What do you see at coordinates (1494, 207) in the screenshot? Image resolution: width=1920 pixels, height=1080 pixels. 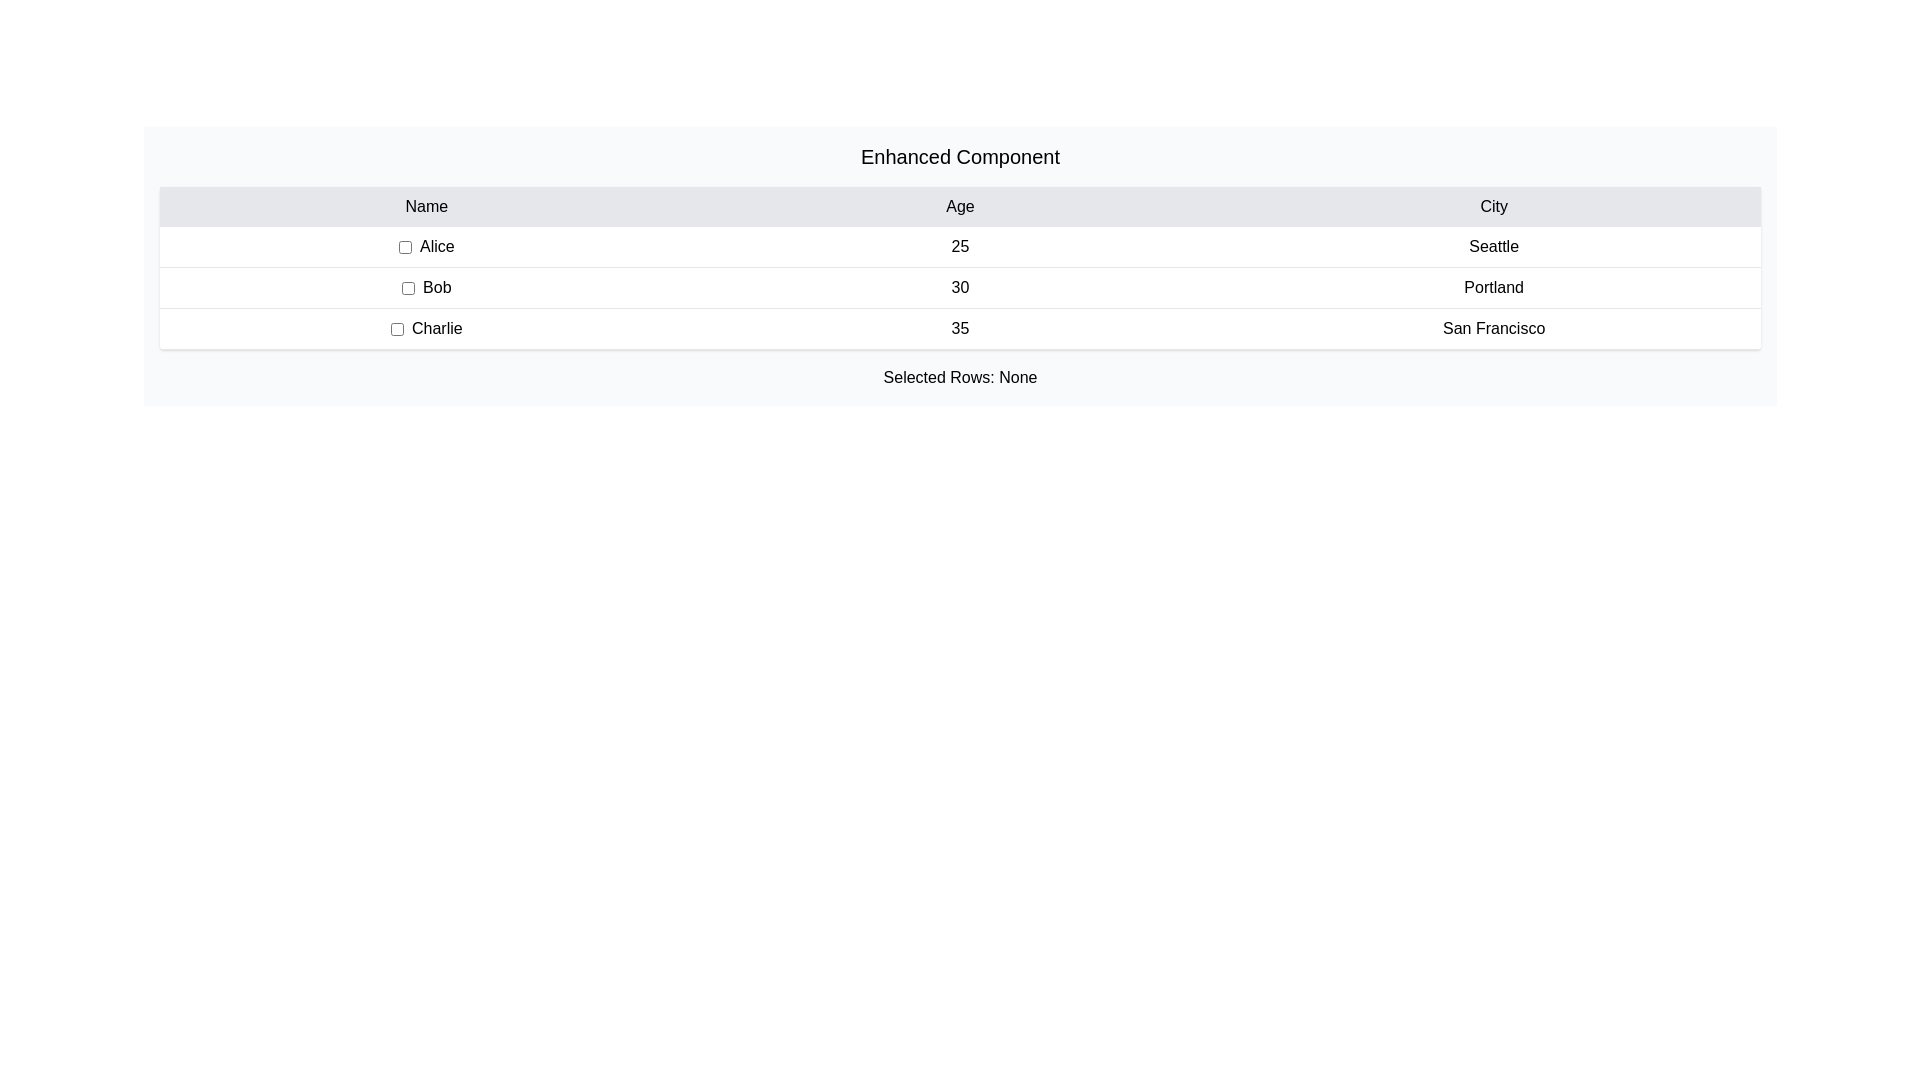 I see `the text label displaying 'City', which is styled with center-aligned bold text in a light gray background, located in the third column of a three-column grid layout in the header row` at bounding box center [1494, 207].